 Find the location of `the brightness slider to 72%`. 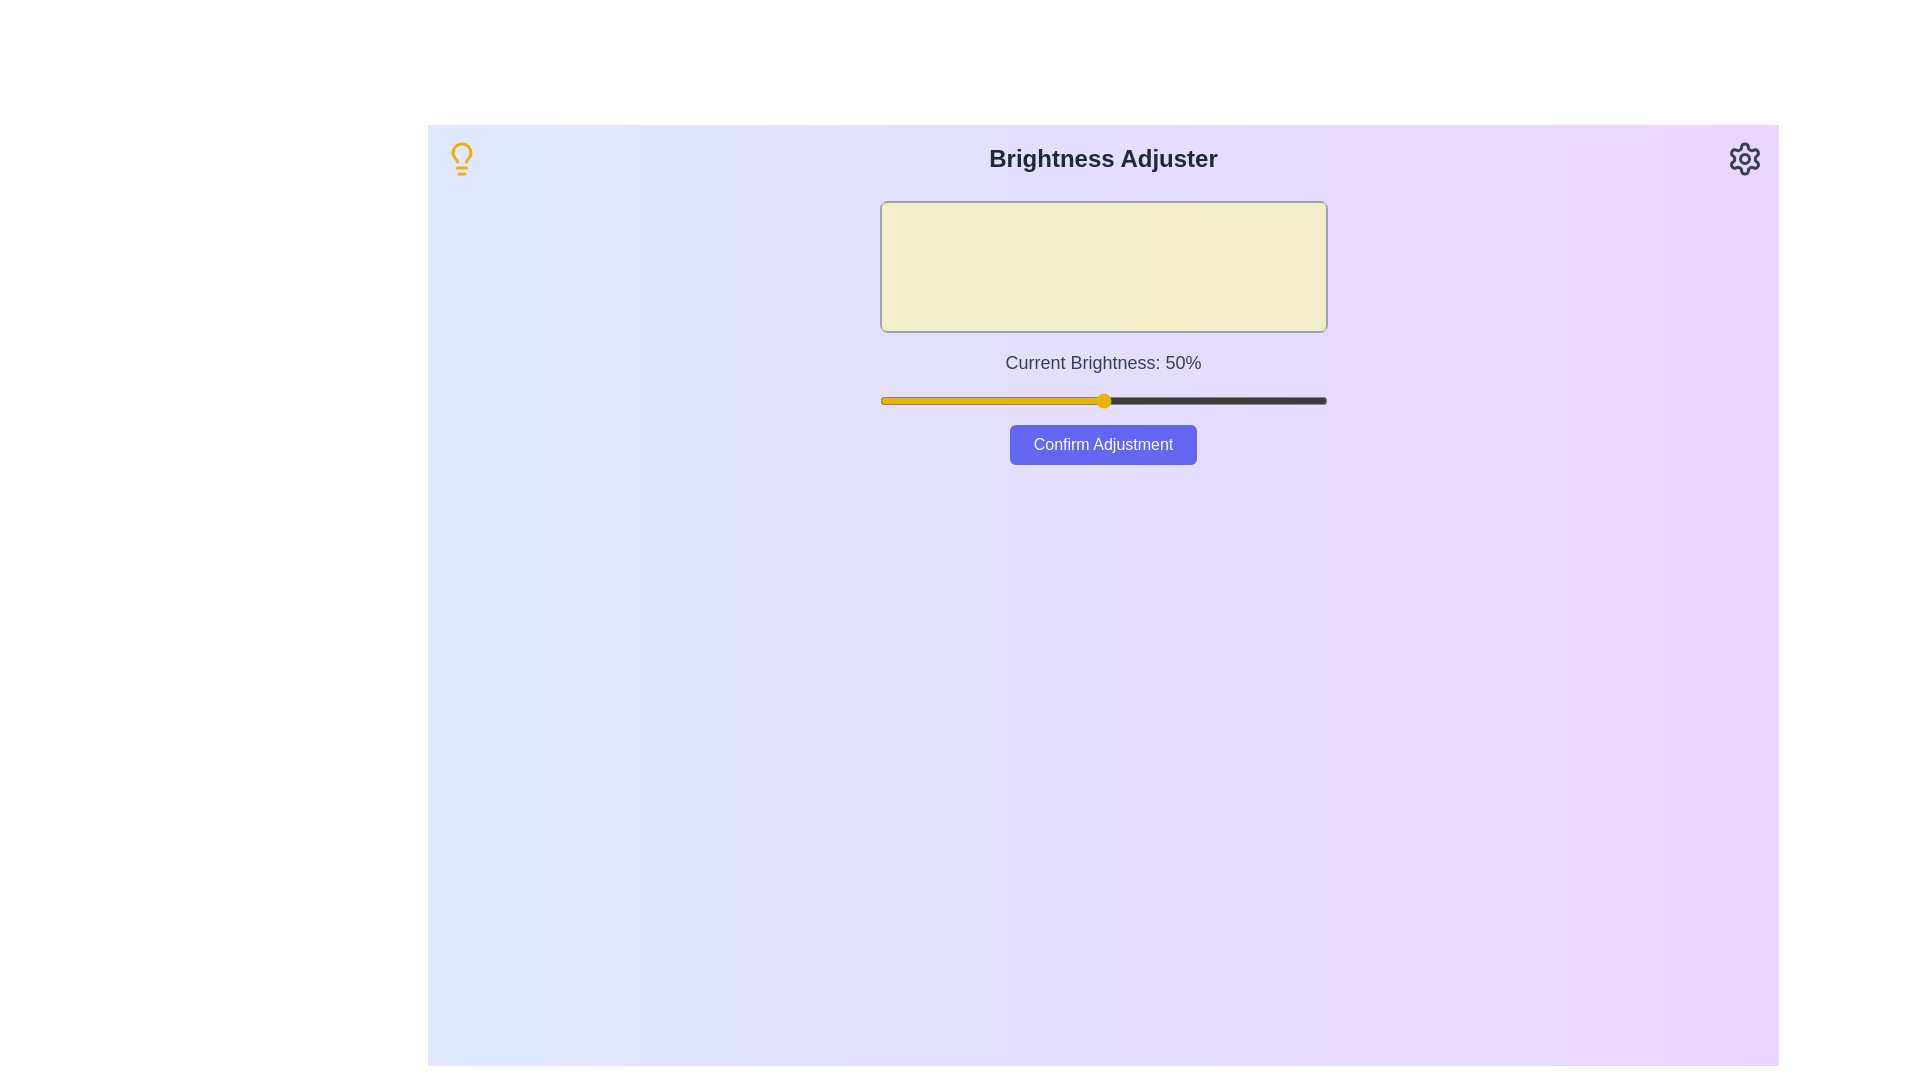

the brightness slider to 72% is located at coordinates (1201, 401).